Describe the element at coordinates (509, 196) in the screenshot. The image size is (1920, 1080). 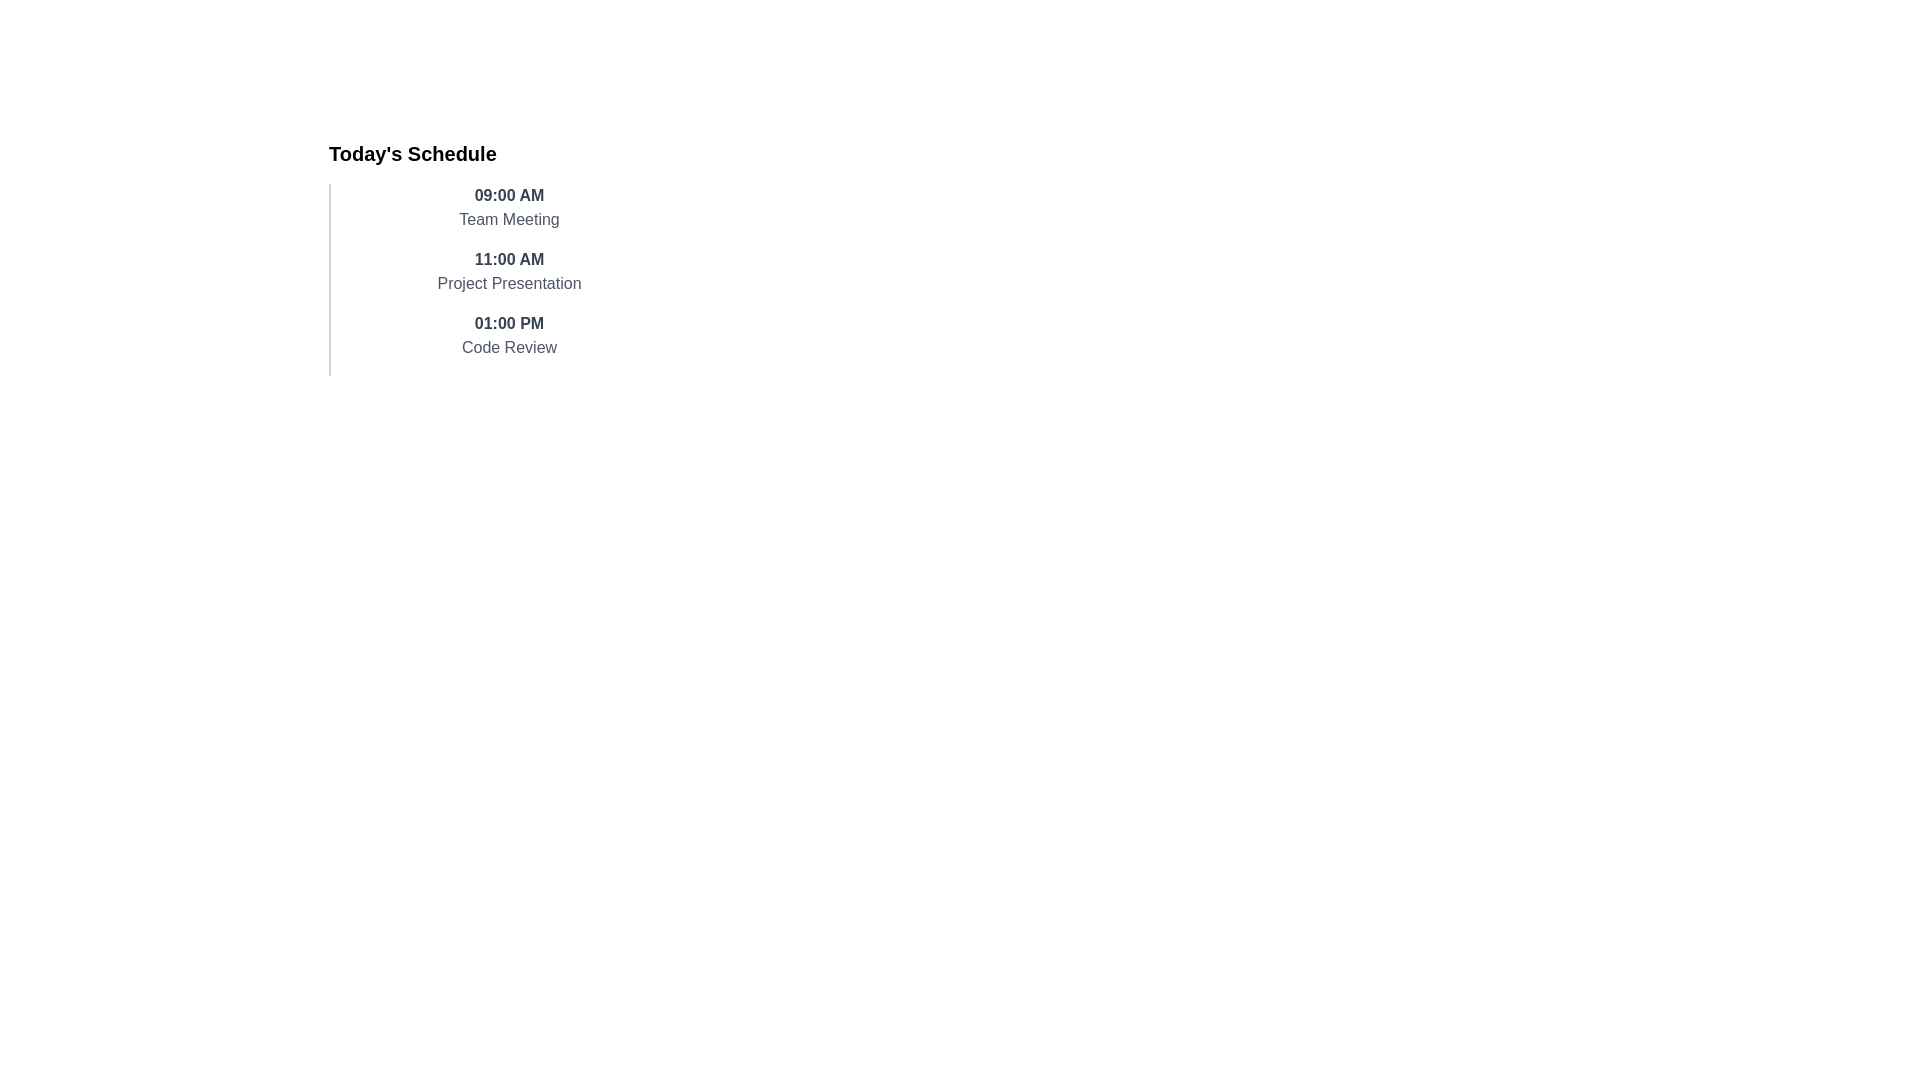
I see `text label displaying '09:00 AM', which is in bold, dark gray font and part of the schedule list at the top of 'Today's Schedule'` at that location.